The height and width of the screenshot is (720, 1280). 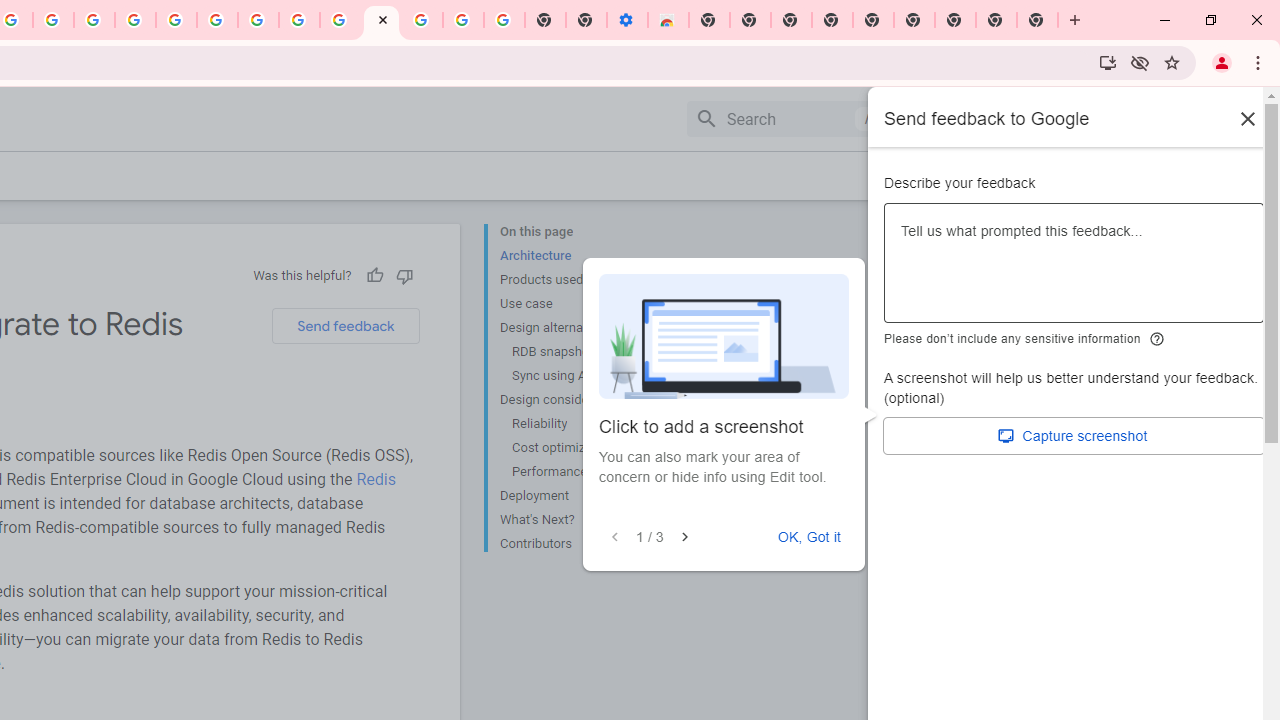 I want to click on 'OK, Got it', so click(x=809, y=536).